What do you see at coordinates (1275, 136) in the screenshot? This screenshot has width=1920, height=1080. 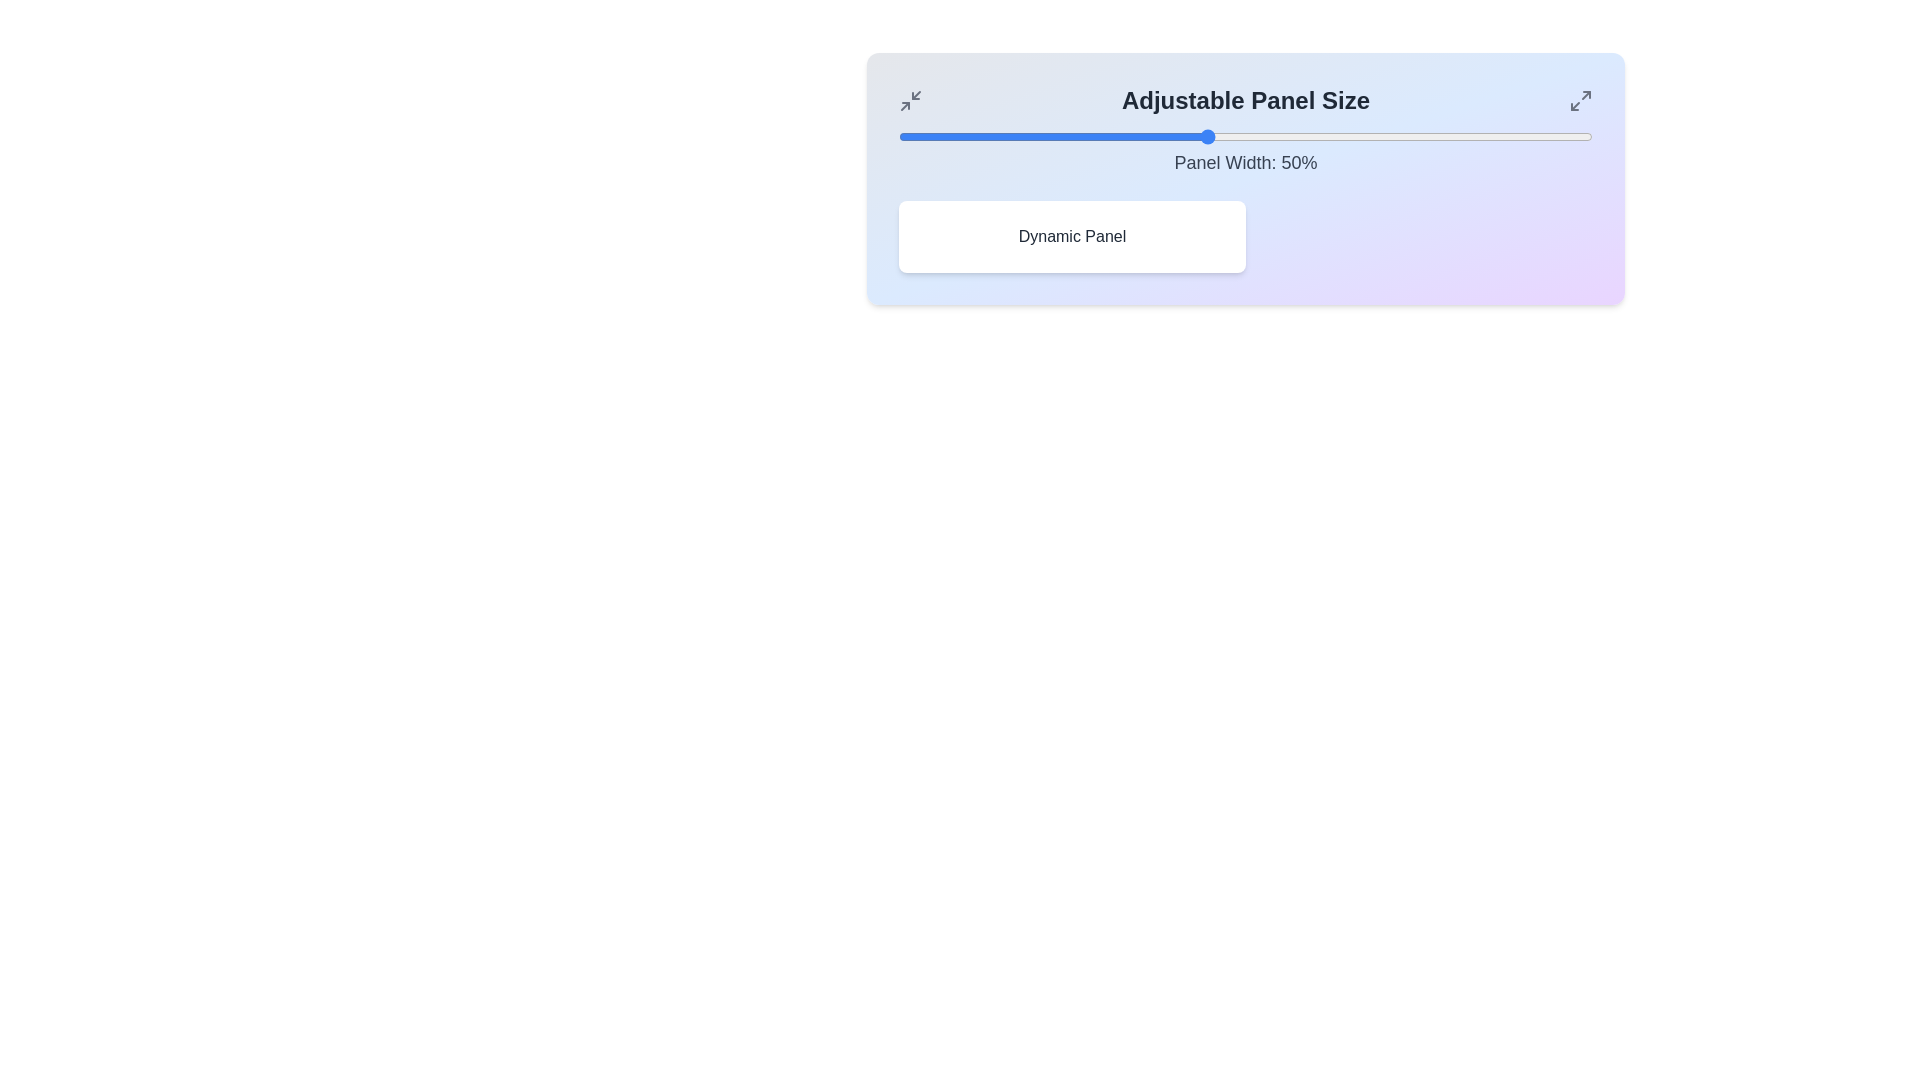 I see `the slider value` at bounding box center [1275, 136].